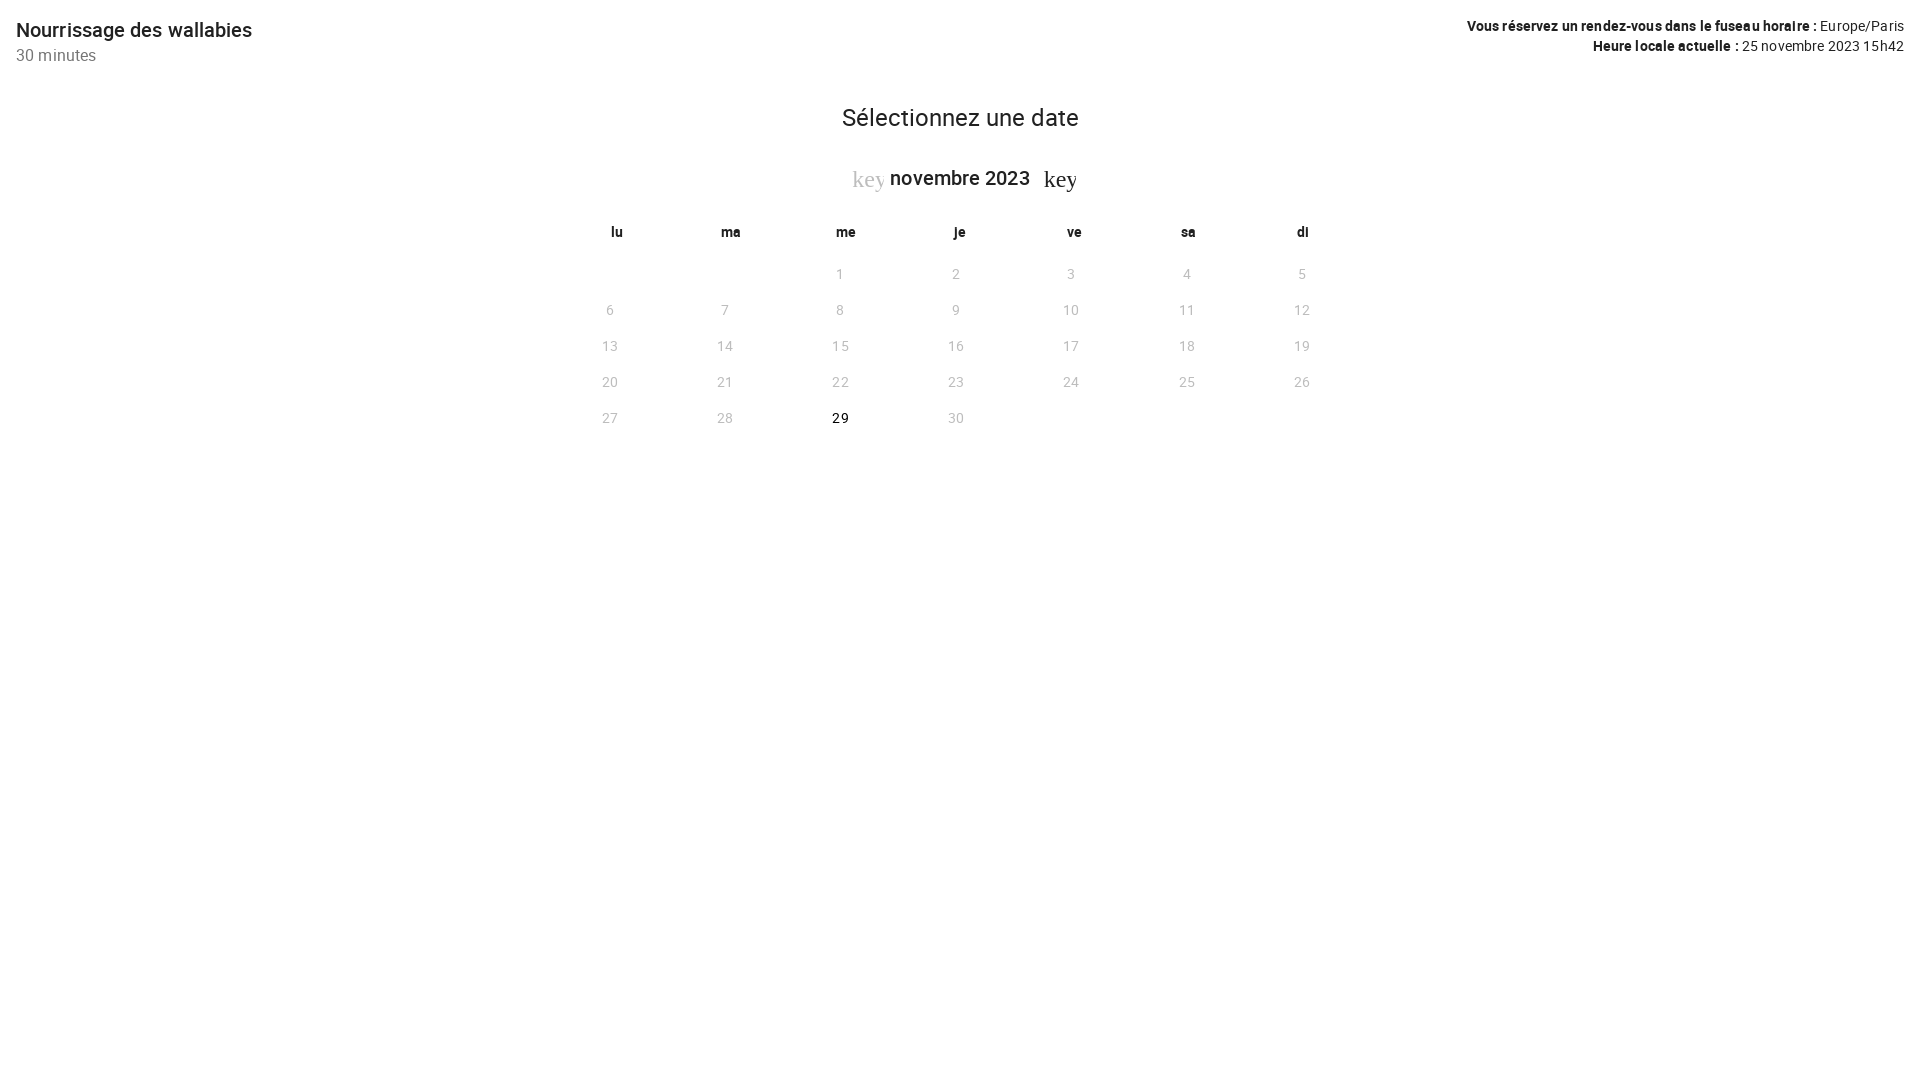  What do you see at coordinates (1013, 381) in the screenshot?
I see `'24'` at bounding box center [1013, 381].